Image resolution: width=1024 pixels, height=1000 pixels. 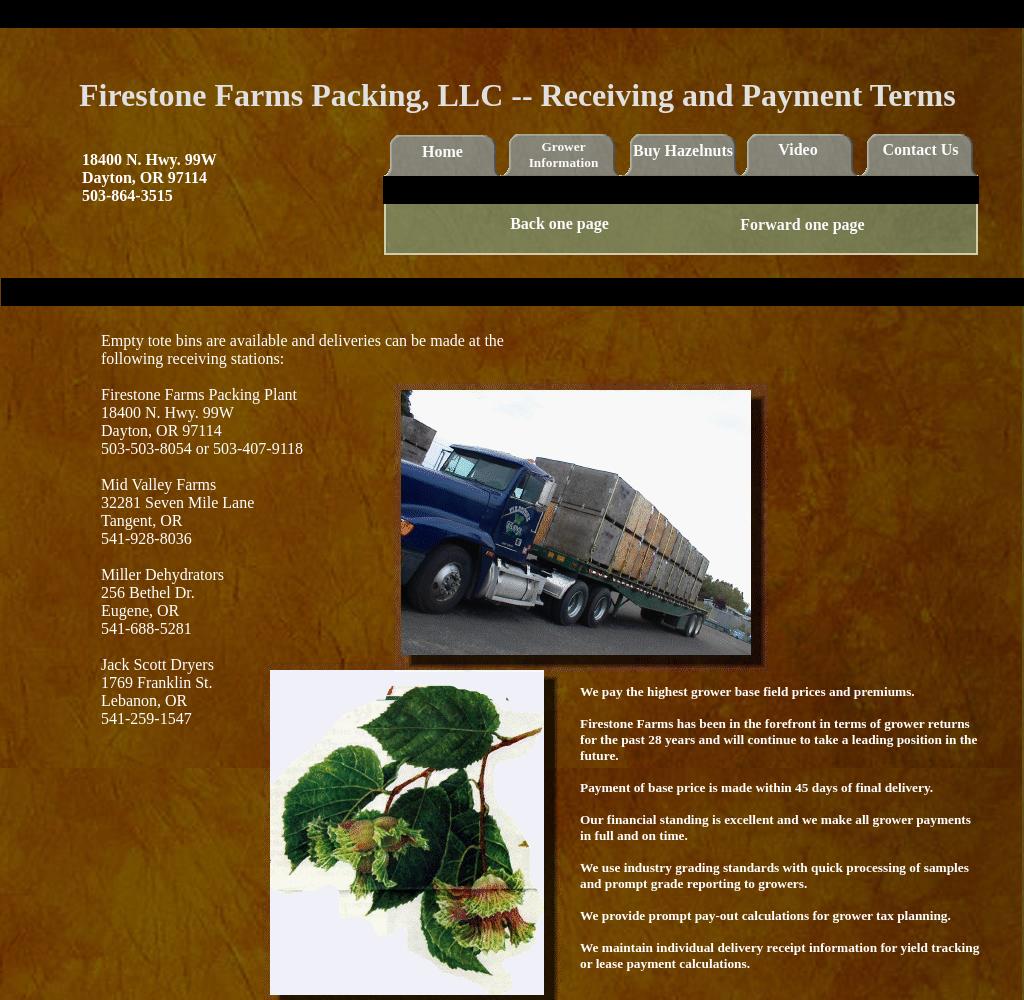 I want to click on 'Firestone Farms has been in the forefront in terms of grower returns for the past 28 years and will continue to take a leading position in the future.', so click(x=778, y=738).